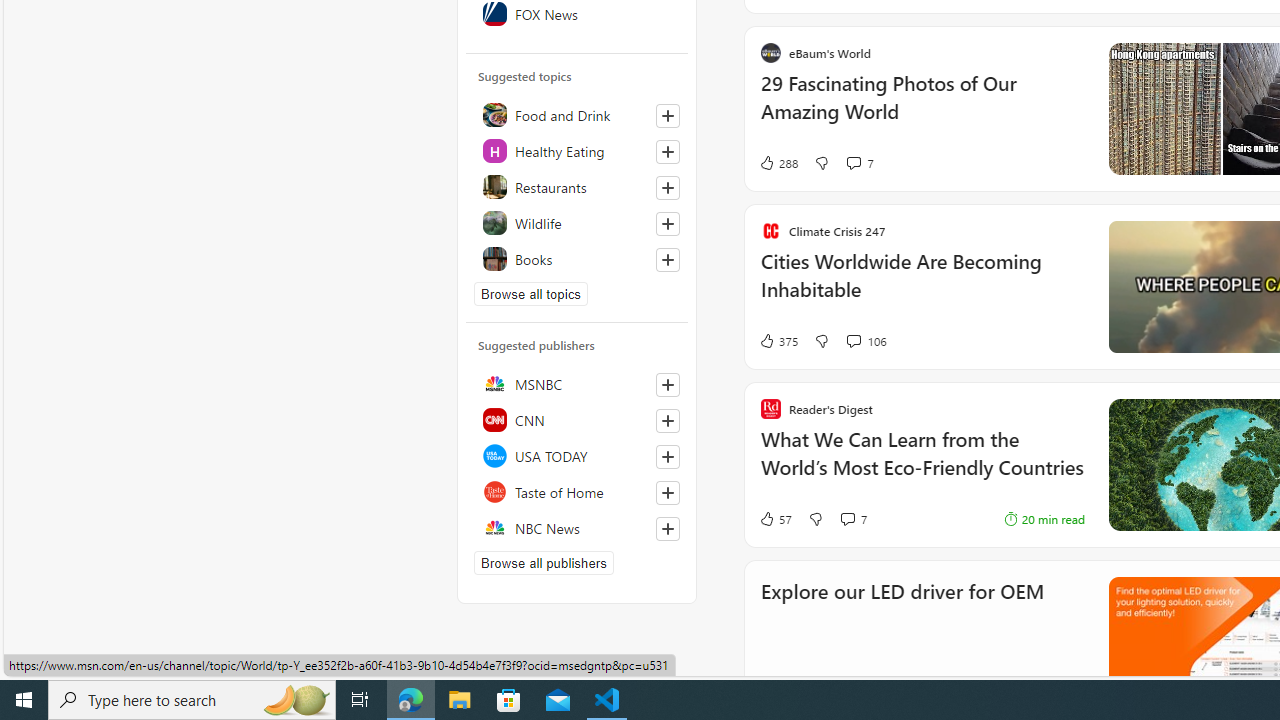  I want to click on 'Follow this source', so click(667, 527).